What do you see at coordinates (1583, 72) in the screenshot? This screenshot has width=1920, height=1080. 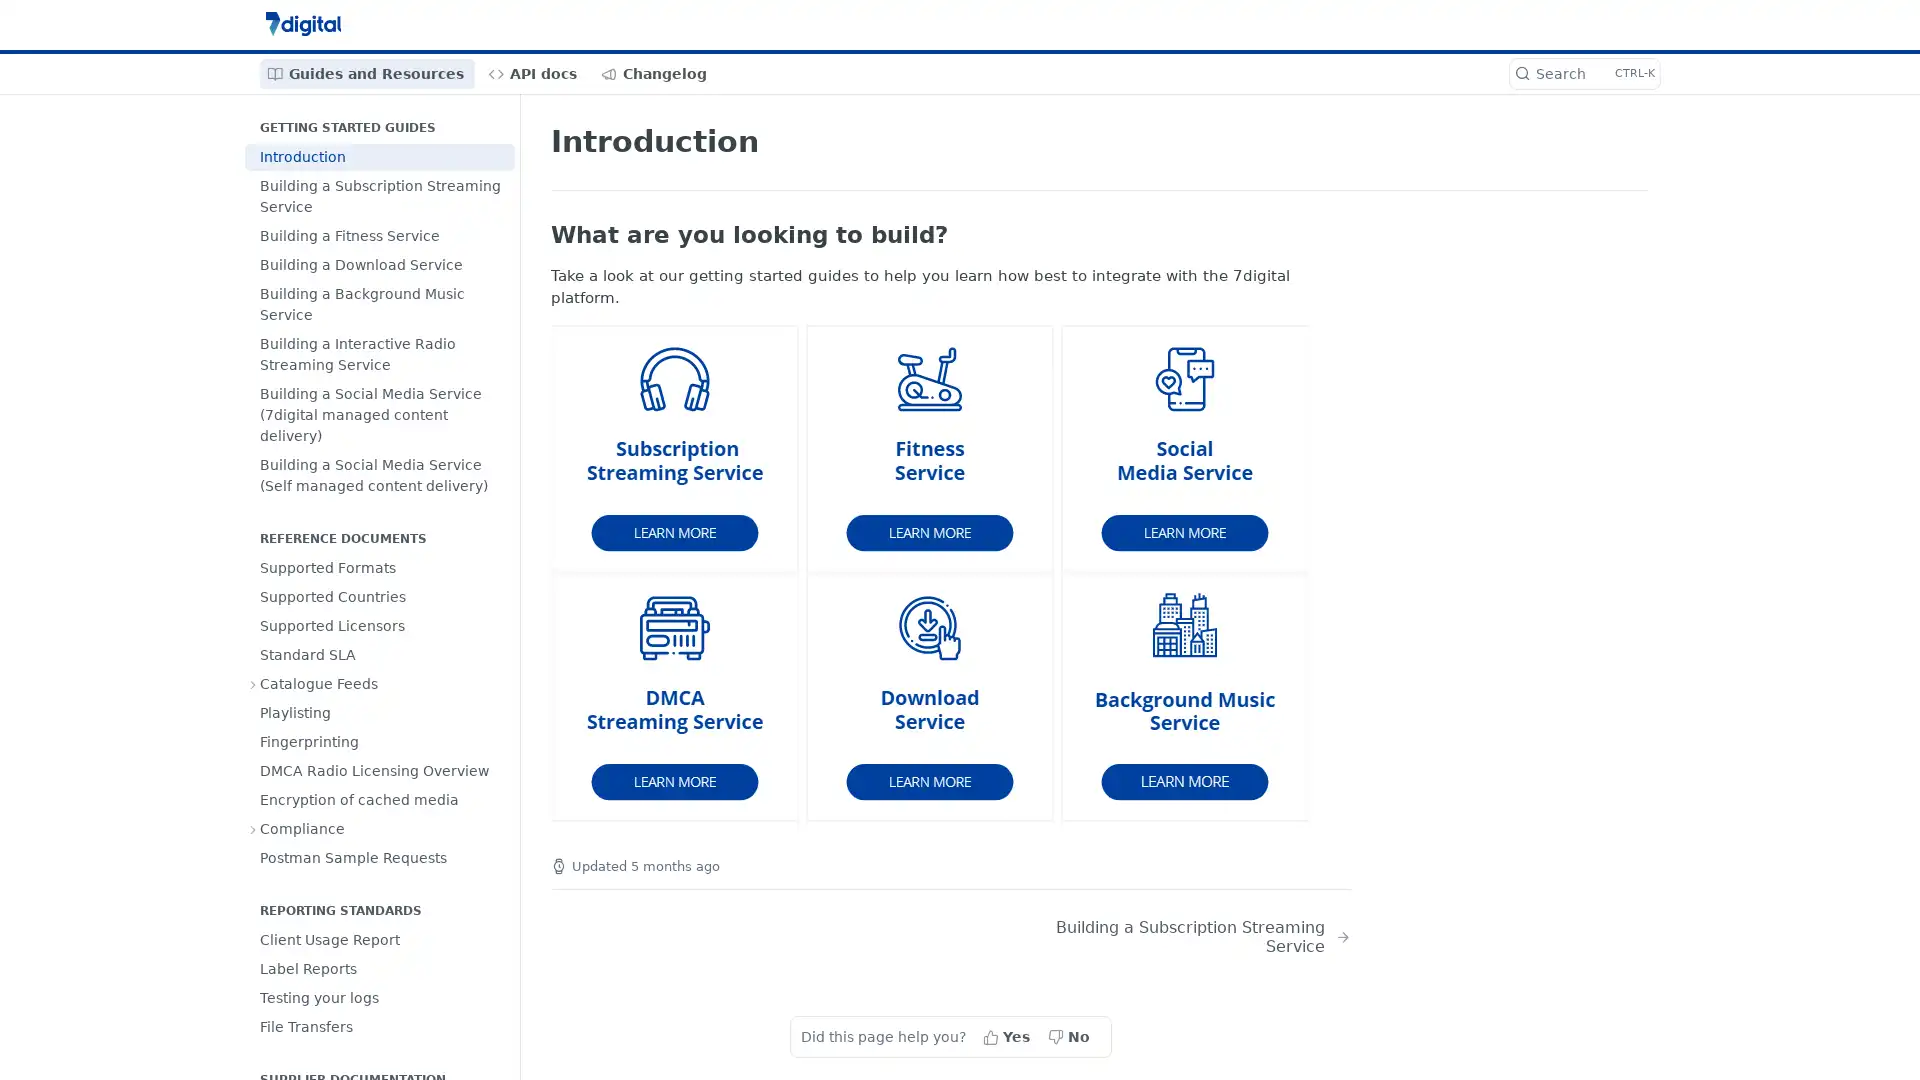 I see `Search` at bounding box center [1583, 72].